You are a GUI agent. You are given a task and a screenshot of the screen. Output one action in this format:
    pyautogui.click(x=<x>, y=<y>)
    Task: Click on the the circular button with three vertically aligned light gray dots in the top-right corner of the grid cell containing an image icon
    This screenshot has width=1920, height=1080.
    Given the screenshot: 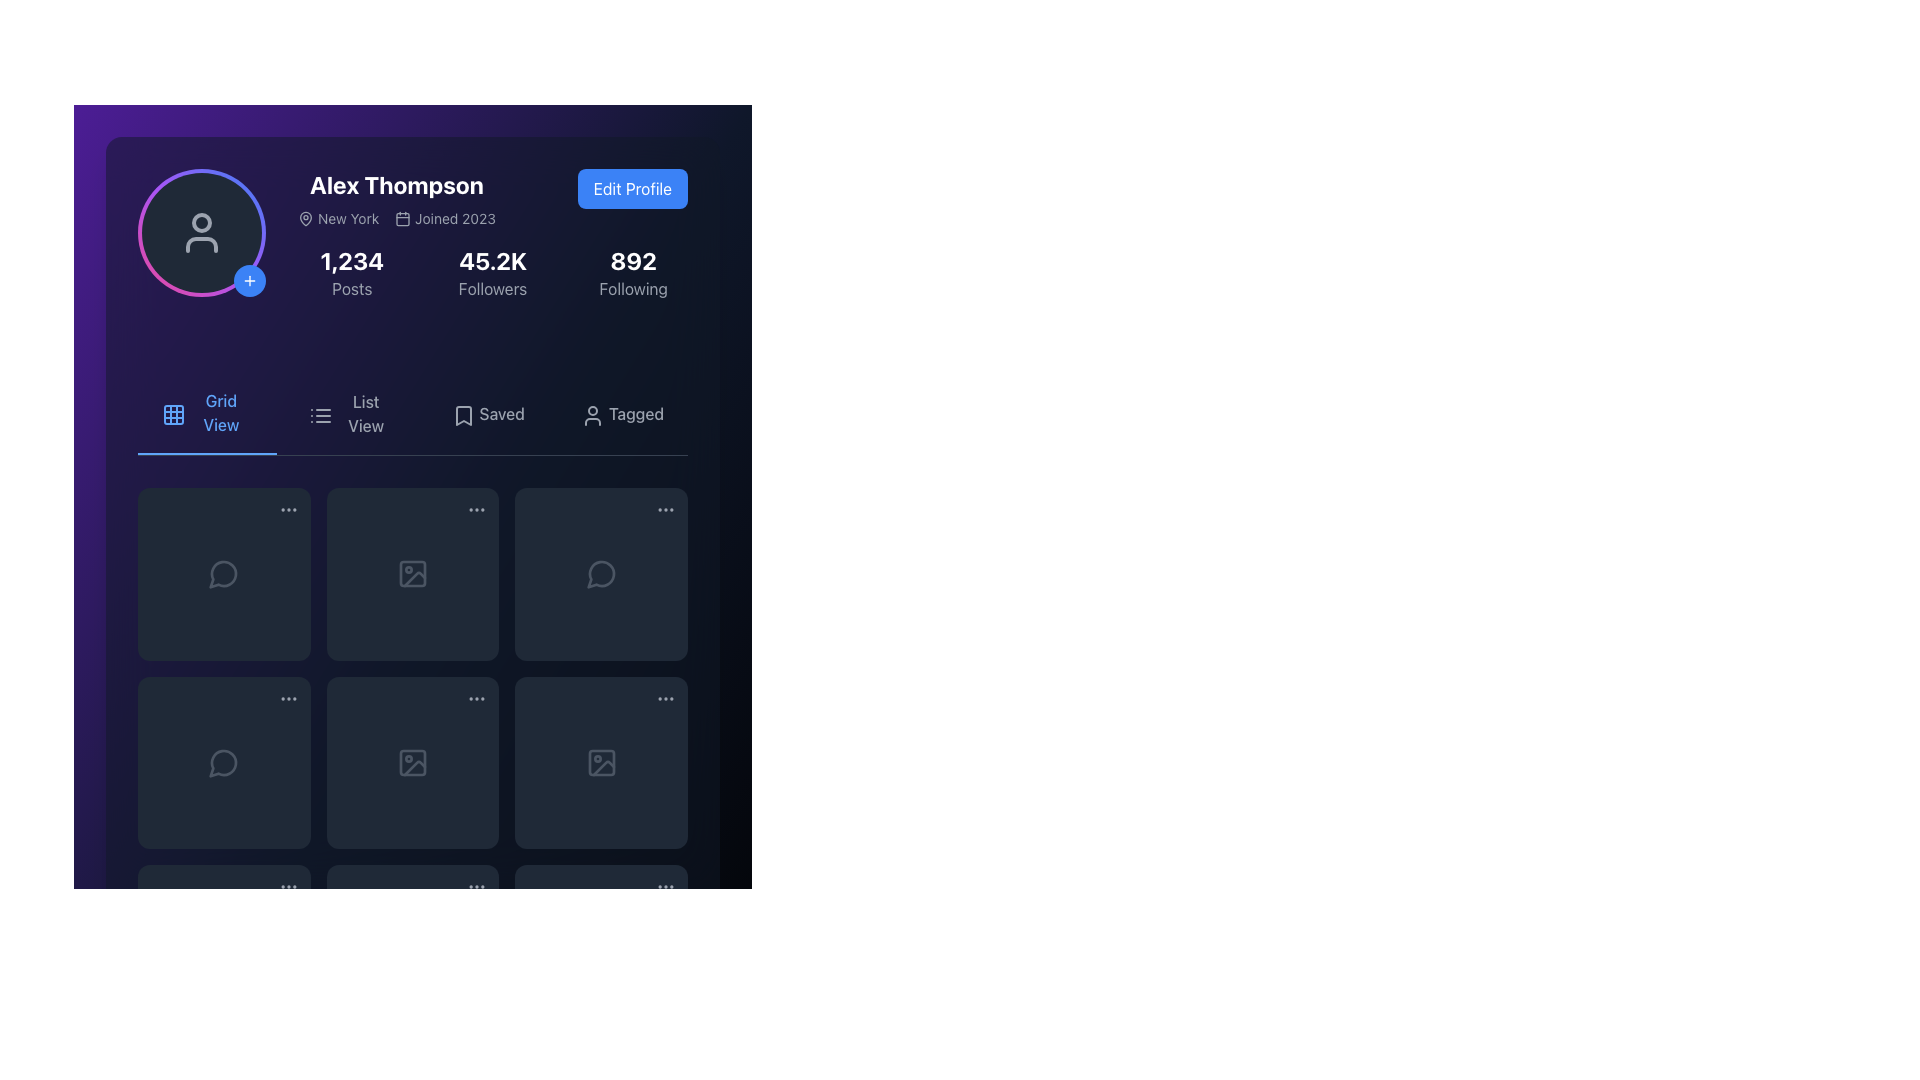 What is the action you would take?
    pyautogui.click(x=476, y=508)
    